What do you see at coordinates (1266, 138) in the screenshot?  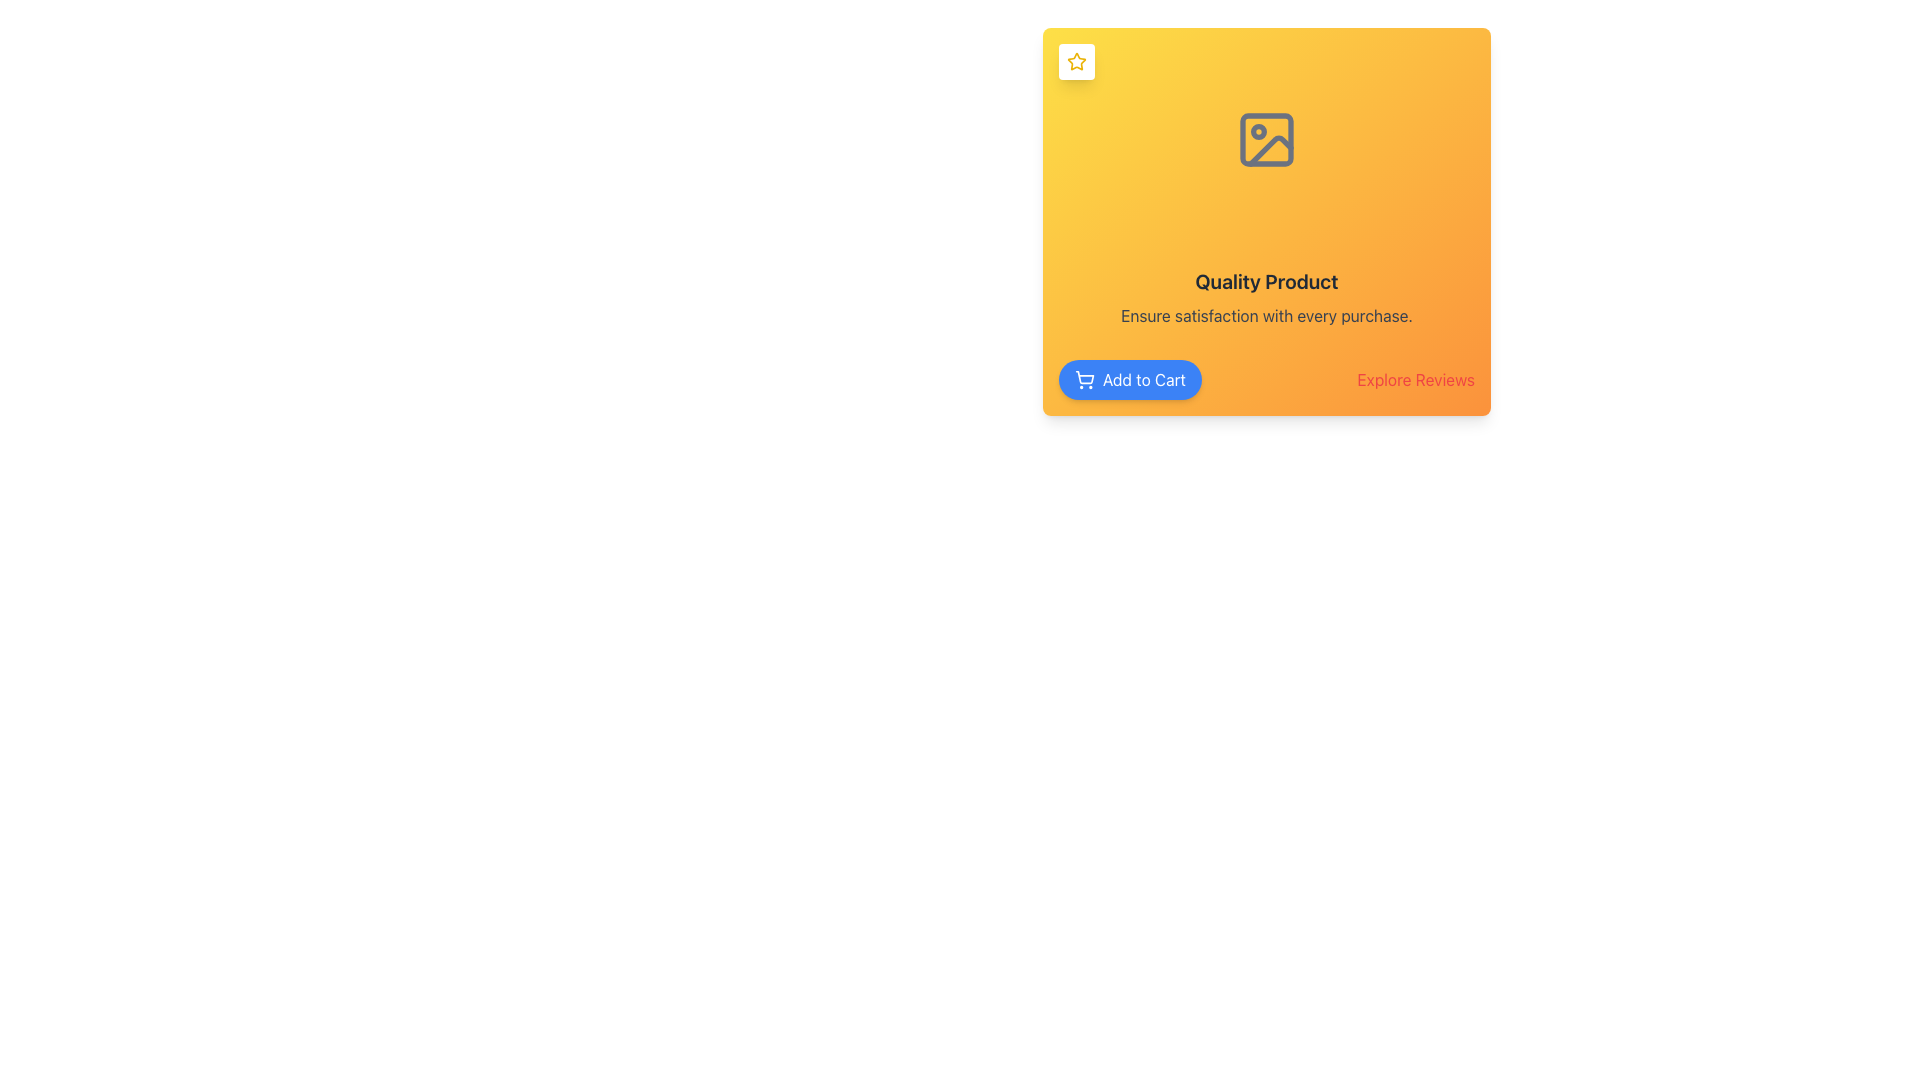 I see `the Decorative Image Section, which is an orange-themed rectangular section with a gradient background and a gray icon resembling an image frame, located at the top of the card layout` at bounding box center [1266, 138].